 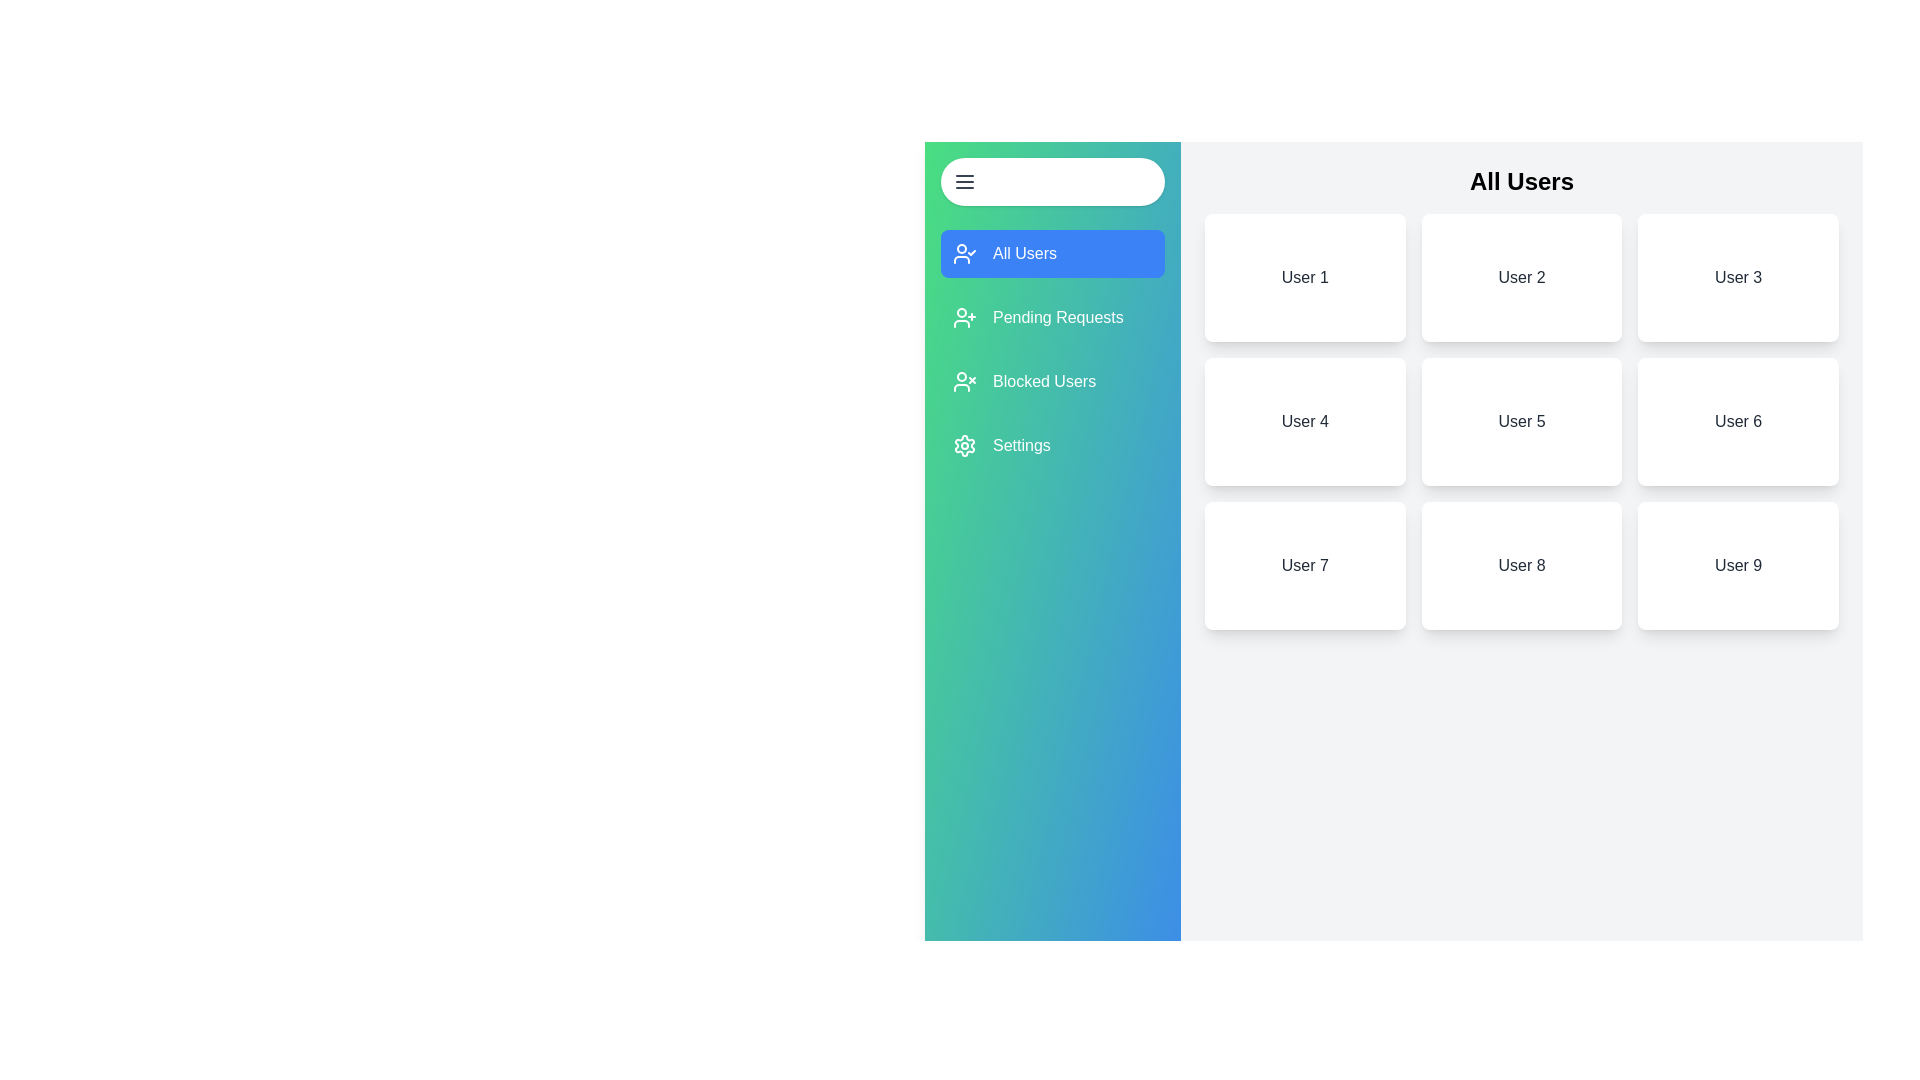 I want to click on the section All Users from the drawer menu, so click(x=1051, y=253).